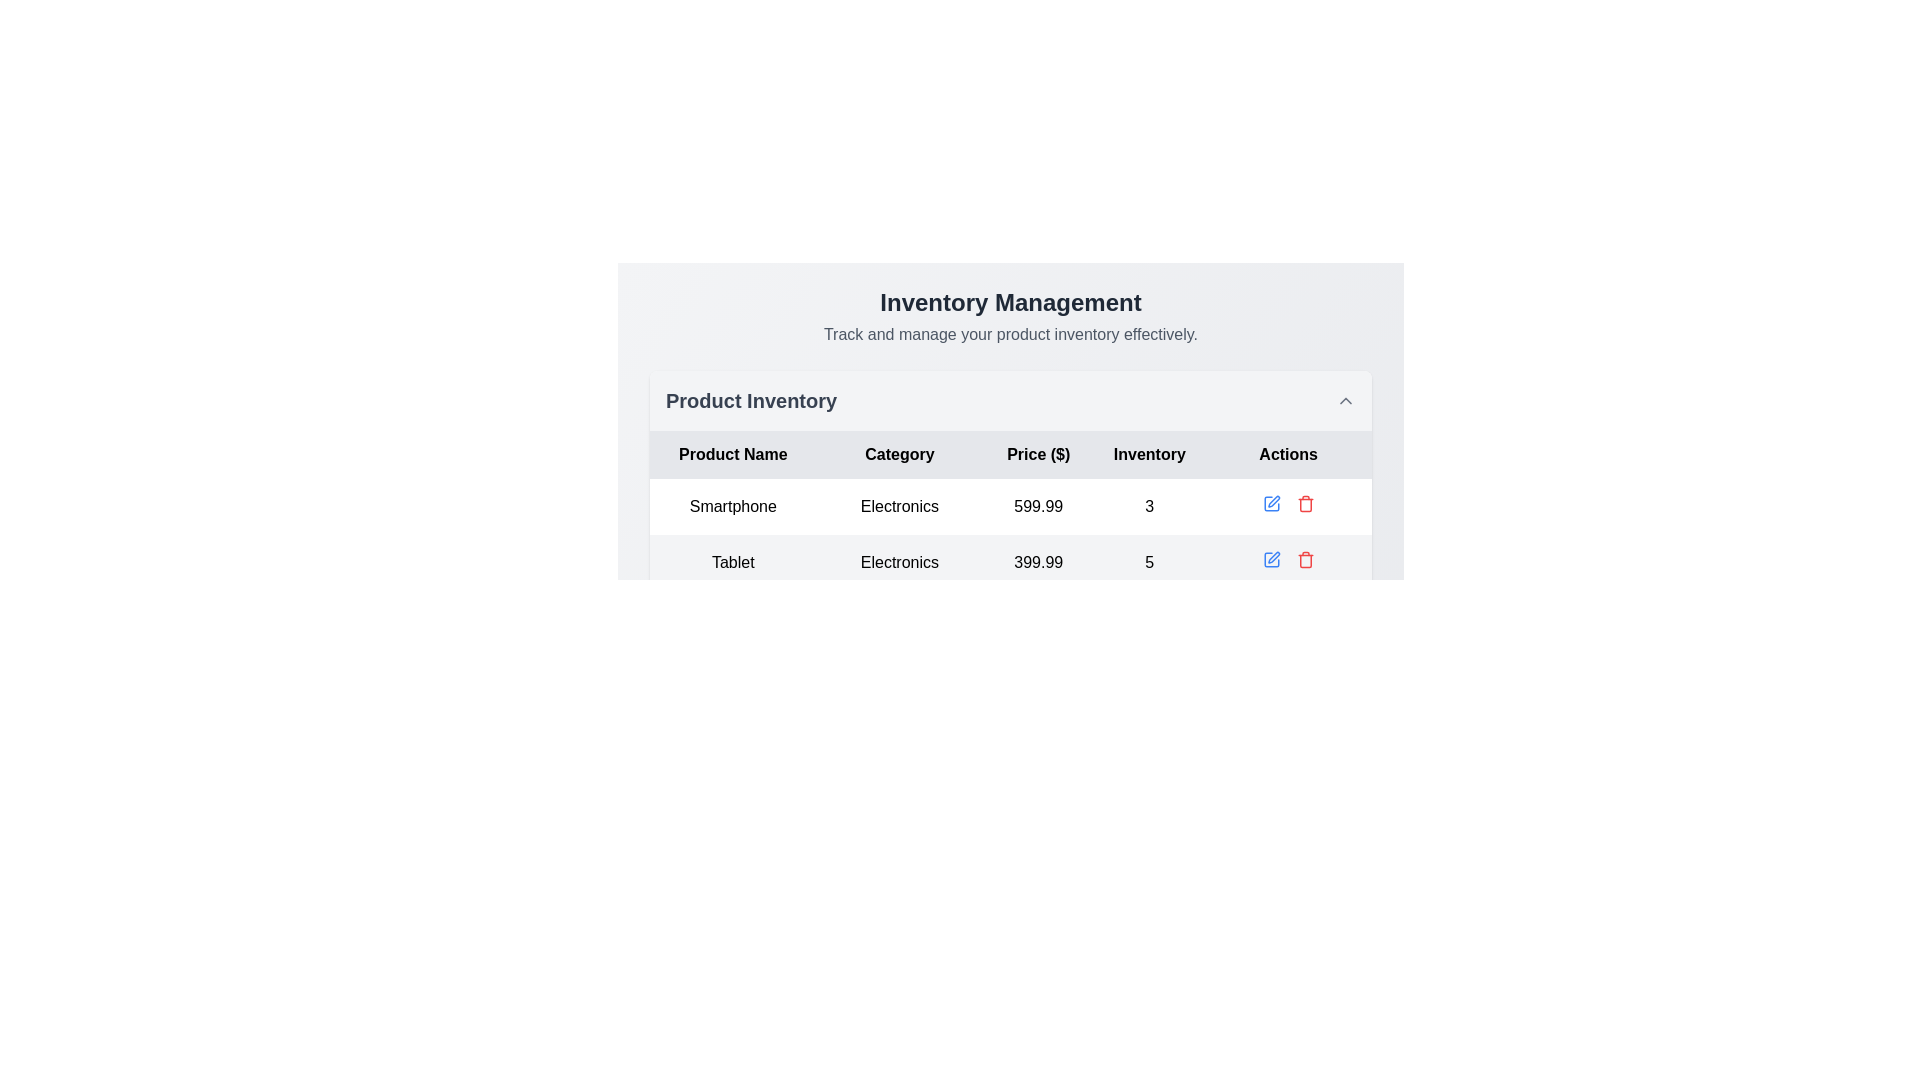  Describe the element at coordinates (898, 455) in the screenshot. I see `the 'Category' column label in the table, which is the second column header located between 'Product Name' and 'Price ($)'` at that location.